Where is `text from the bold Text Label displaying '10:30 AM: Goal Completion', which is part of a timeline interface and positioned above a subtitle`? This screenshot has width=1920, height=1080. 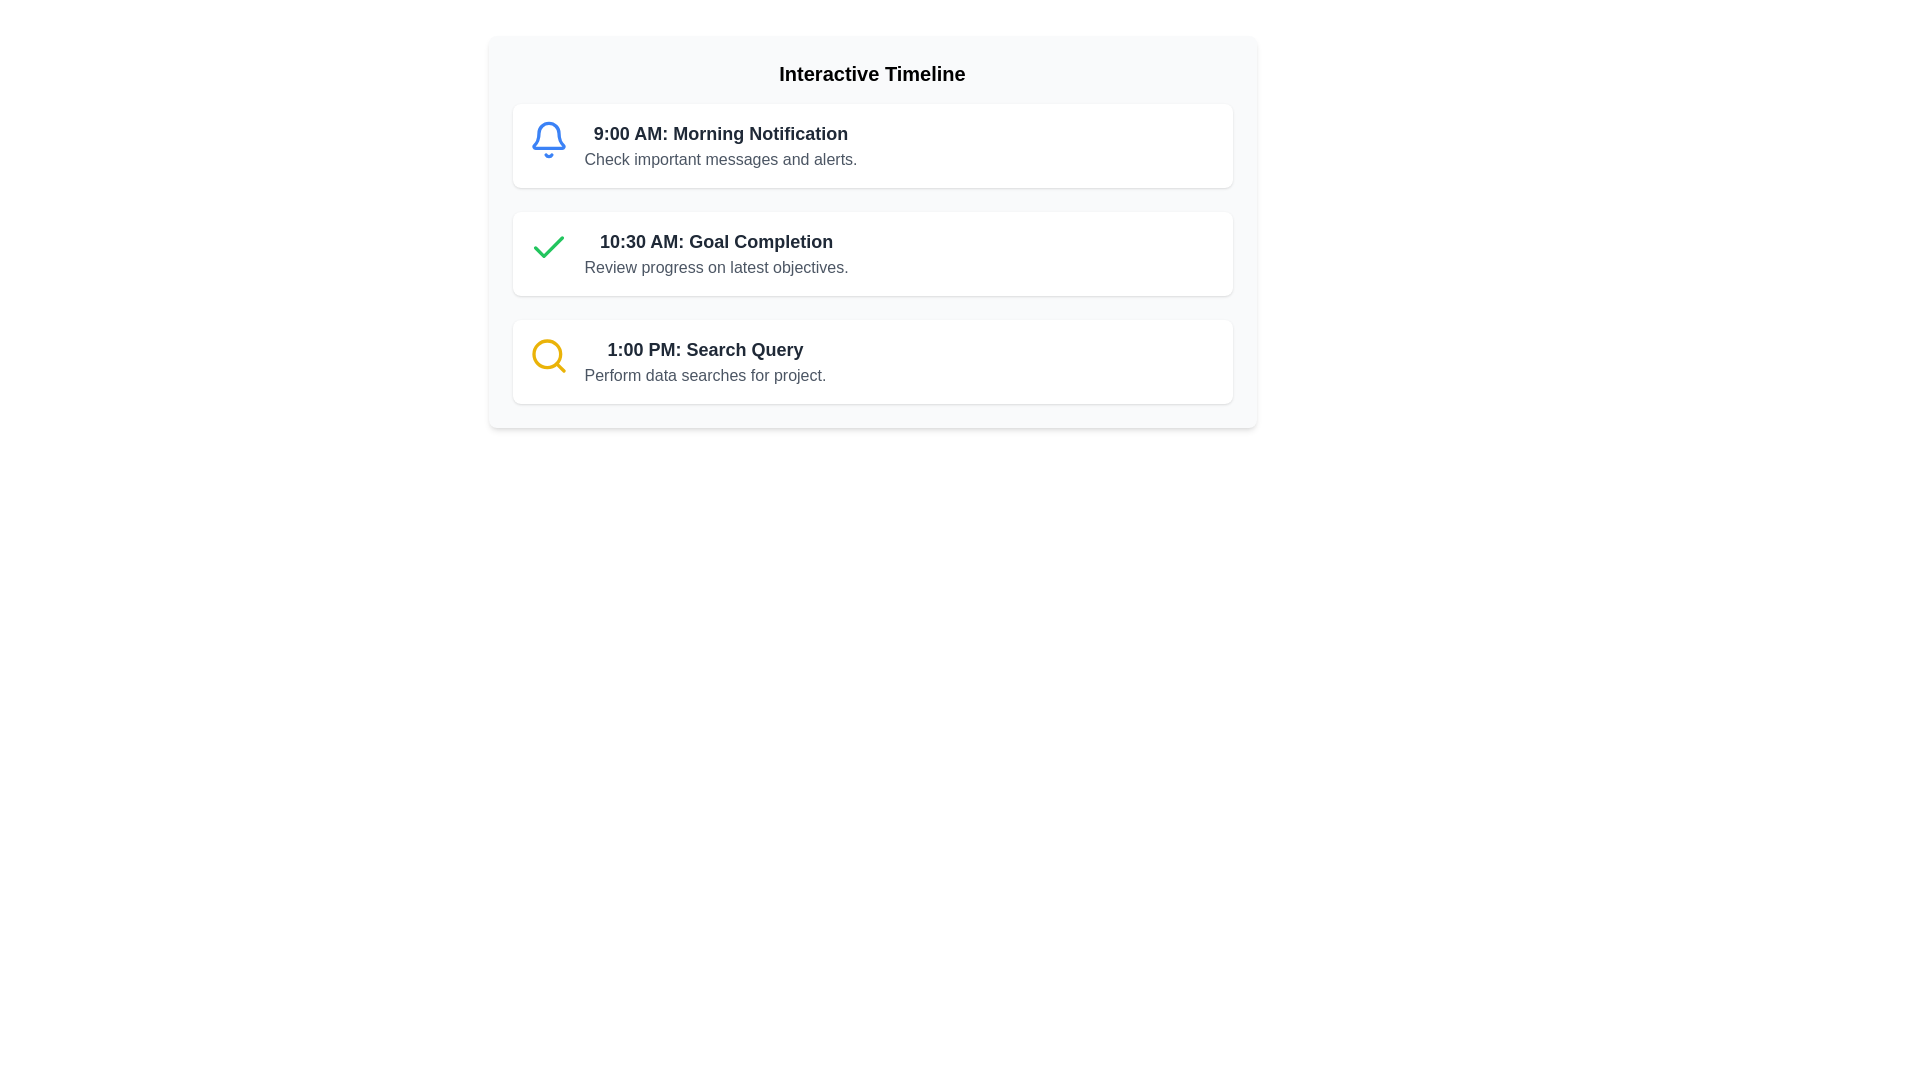
text from the bold Text Label displaying '10:30 AM: Goal Completion', which is part of a timeline interface and positioned above a subtitle is located at coordinates (716, 241).